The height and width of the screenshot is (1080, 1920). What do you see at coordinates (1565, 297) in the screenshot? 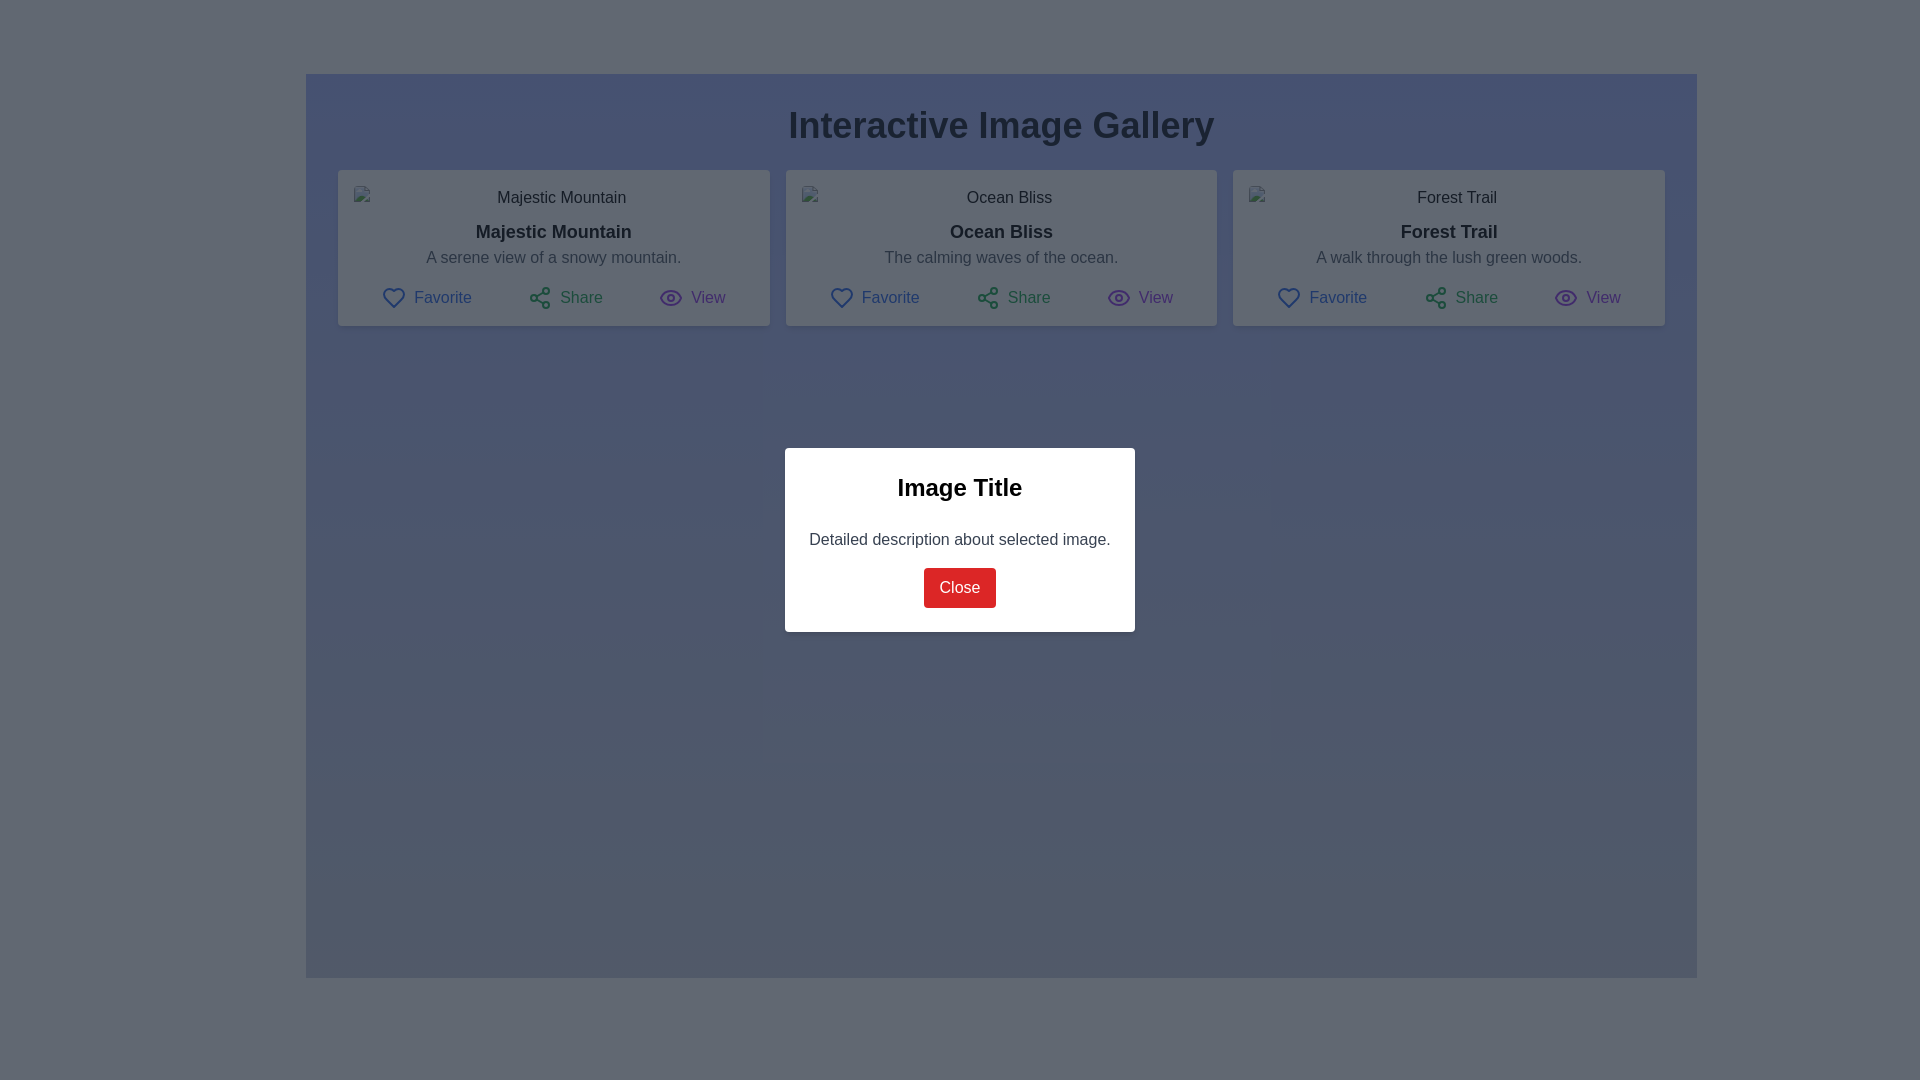
I see `the eye-like icon with a dark blue outline located within the 'View' button of the 'Forest Trail' card, which is situated at the far-right of the image gallery` at bounding box center [1565, 297].